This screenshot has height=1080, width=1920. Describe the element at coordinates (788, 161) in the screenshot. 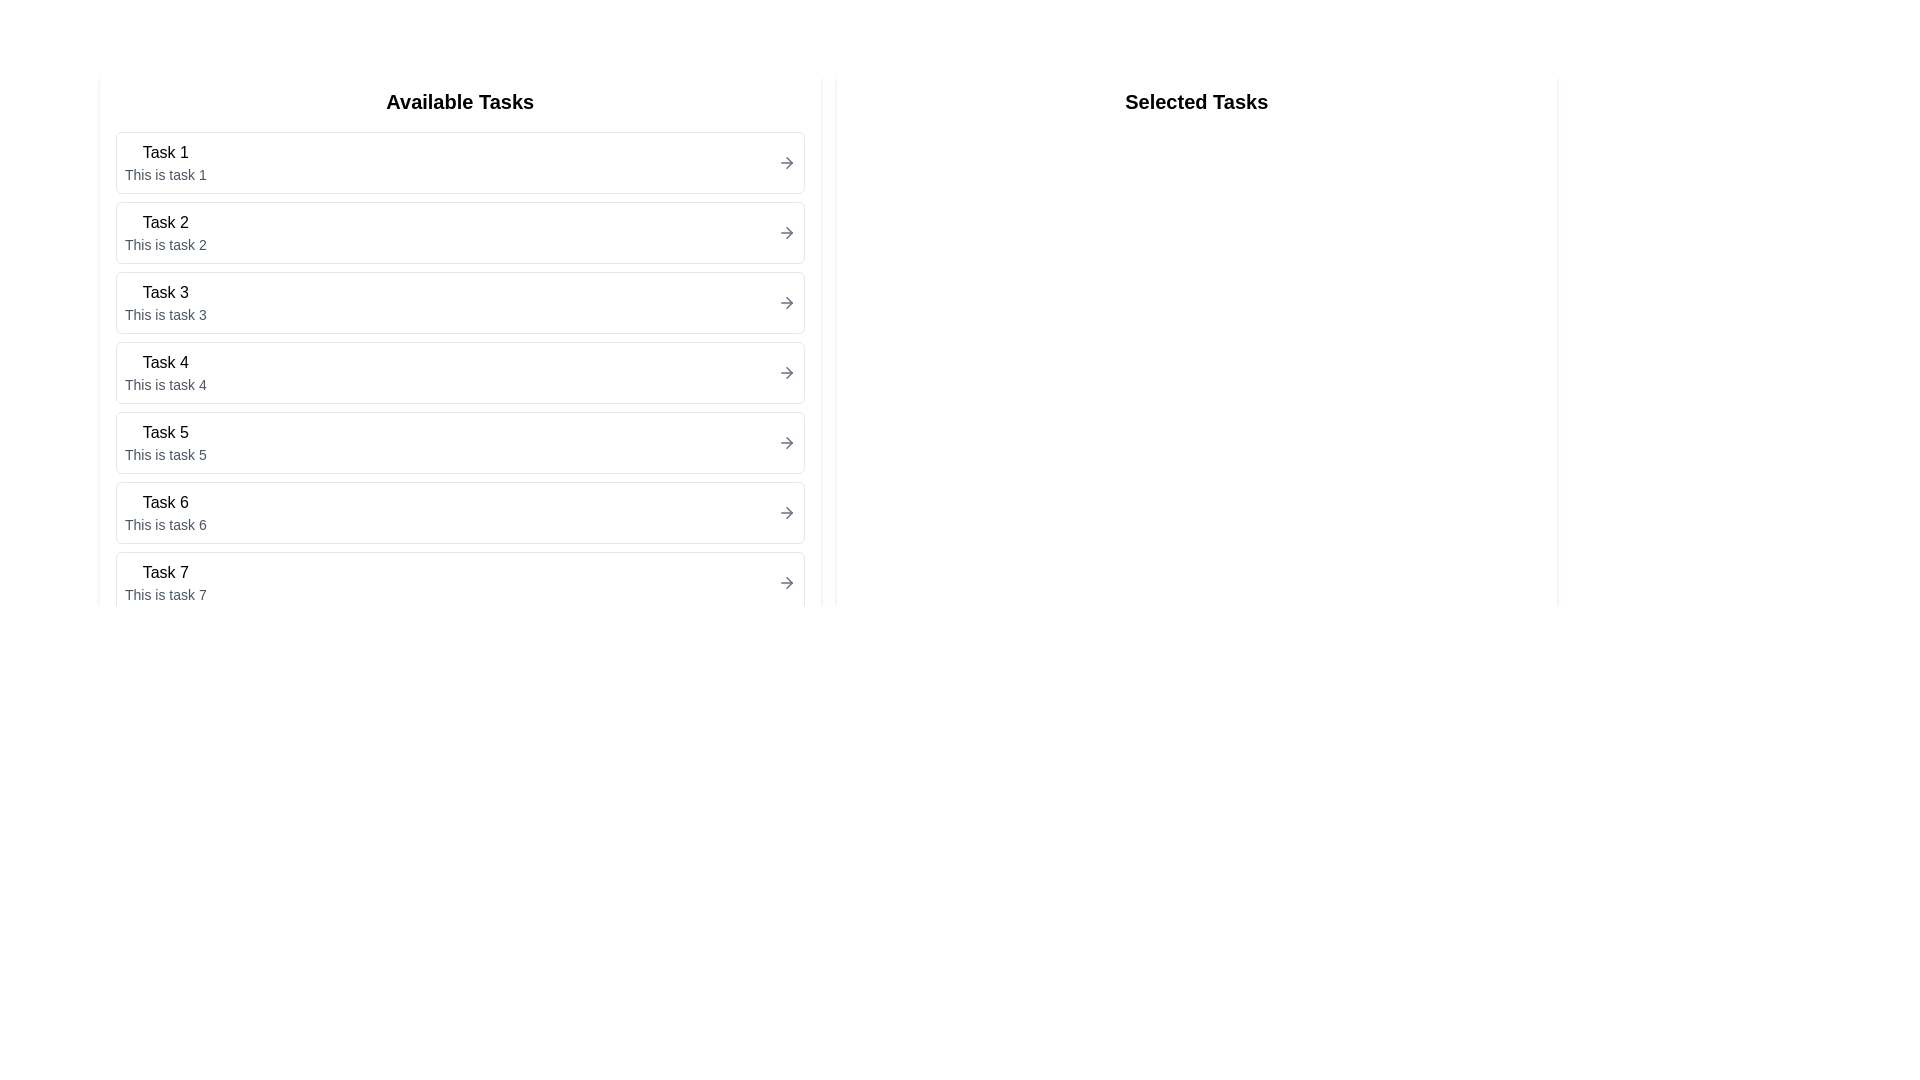

I see `the rightward-facing arrow glyph SVG icon located in the 'Available Tasks' section of the 'Task 1' list item` at that location.